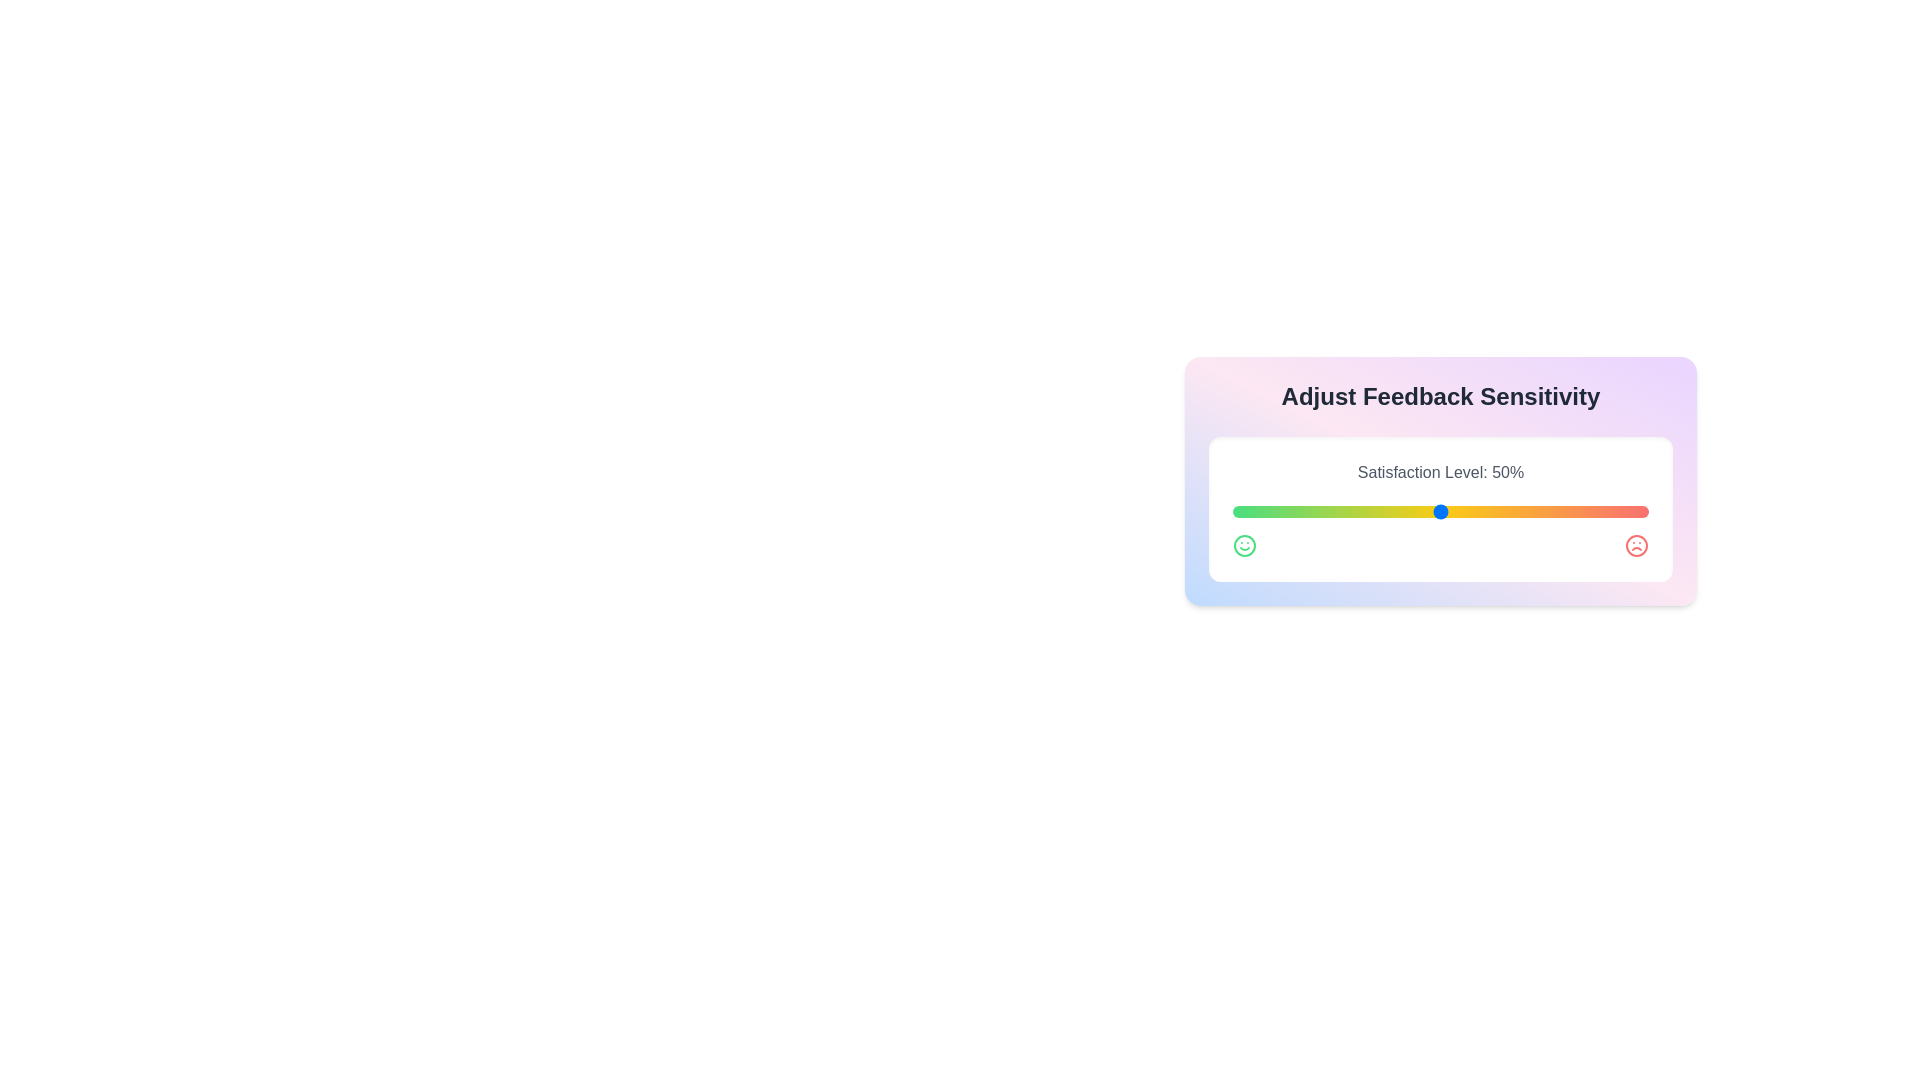 Image resolution: width=1920 pixels, height=1080 pixels. What do you see at coordinates (1593, 511) in the screenshot?
I see `the satisfaction level slider to 87%` at bounding box center [1593, 511].